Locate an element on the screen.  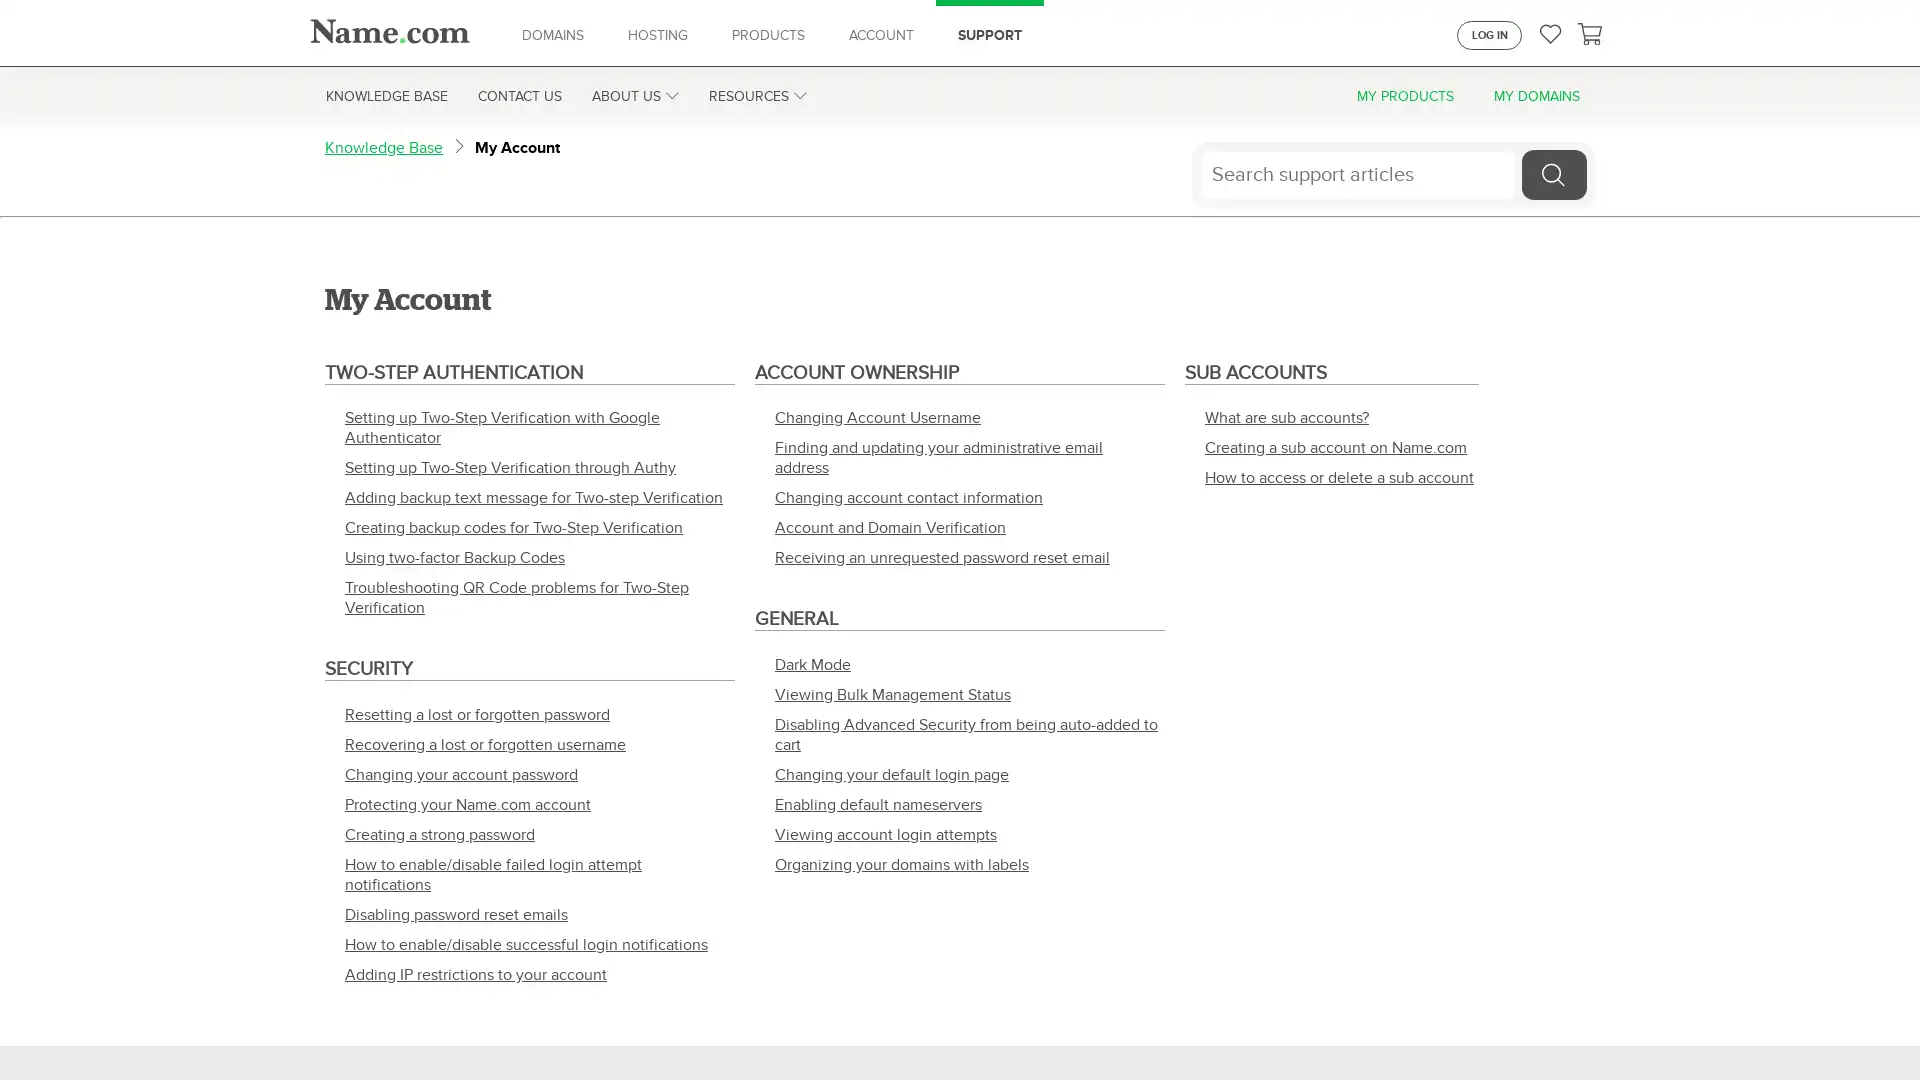
Close is located at coordinates (1886, 1026).